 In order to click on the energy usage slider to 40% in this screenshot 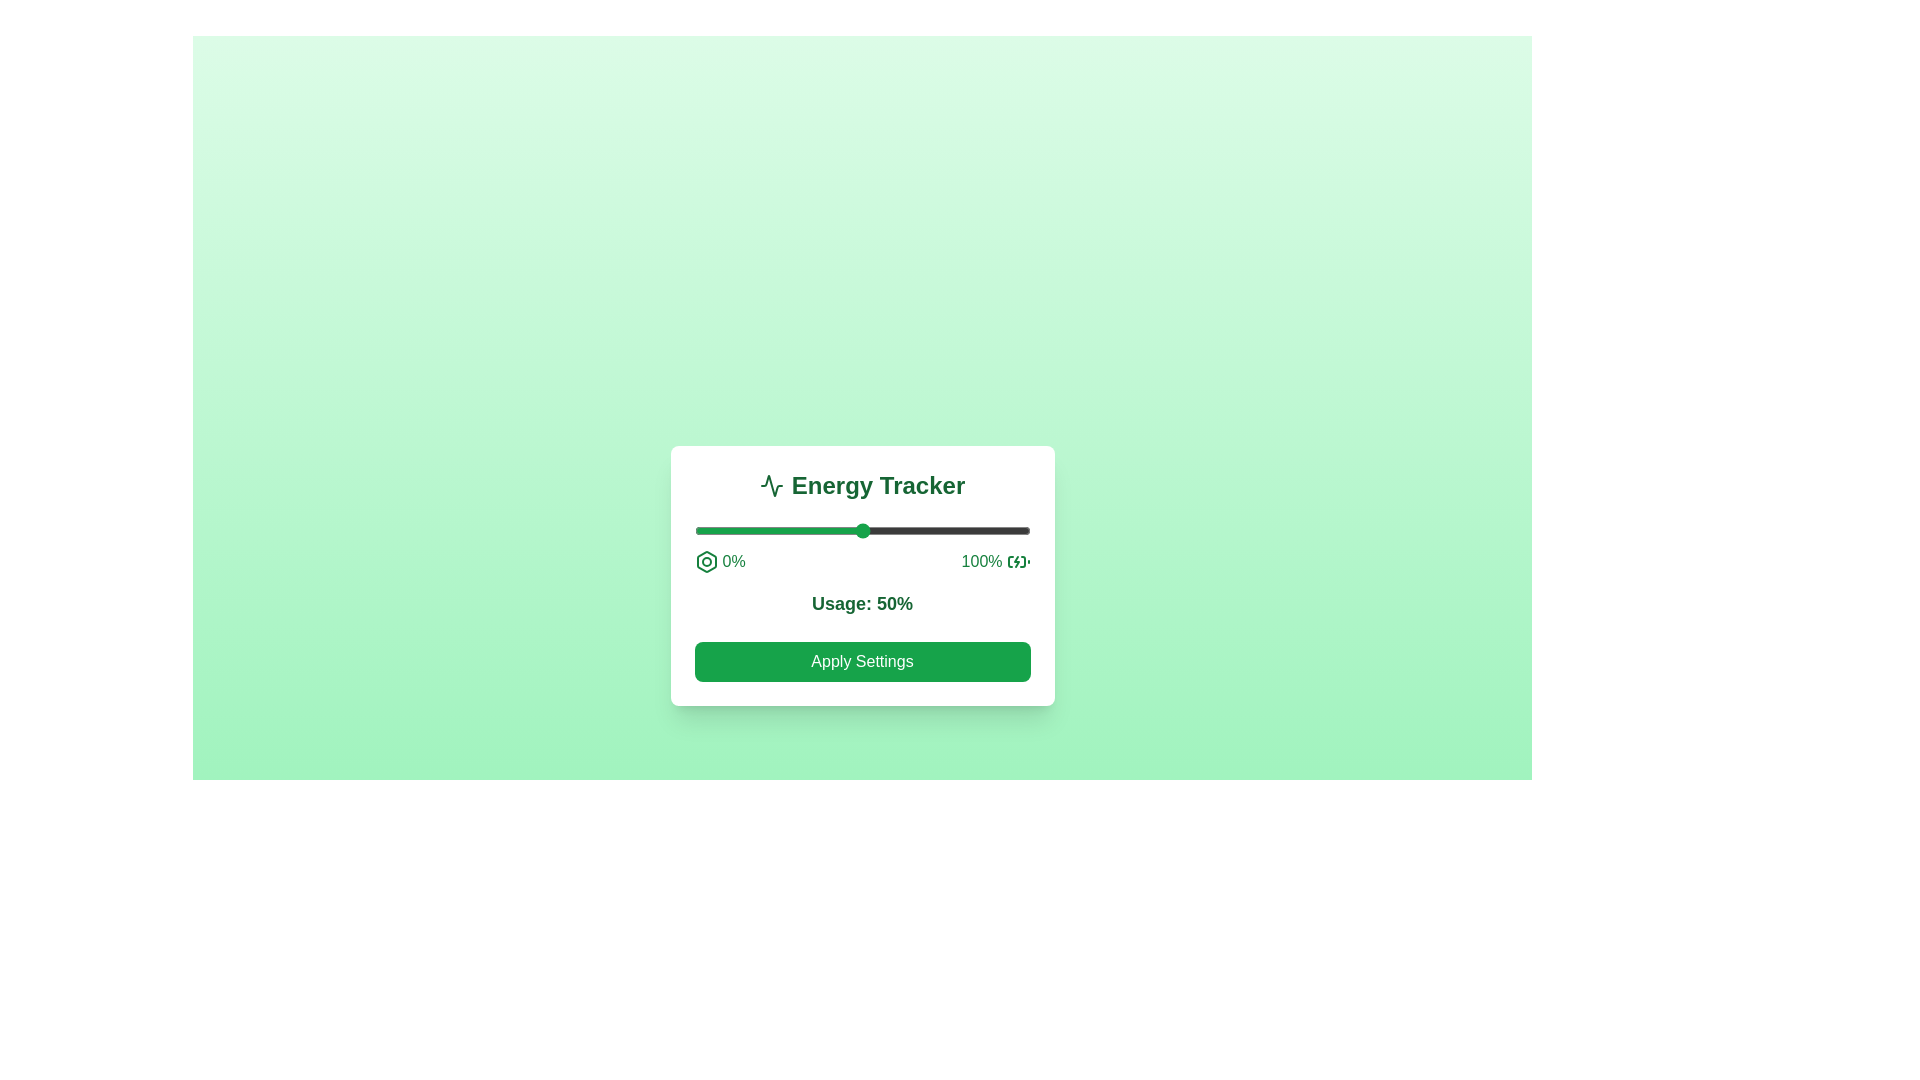, I will do `click(828, 530)`.